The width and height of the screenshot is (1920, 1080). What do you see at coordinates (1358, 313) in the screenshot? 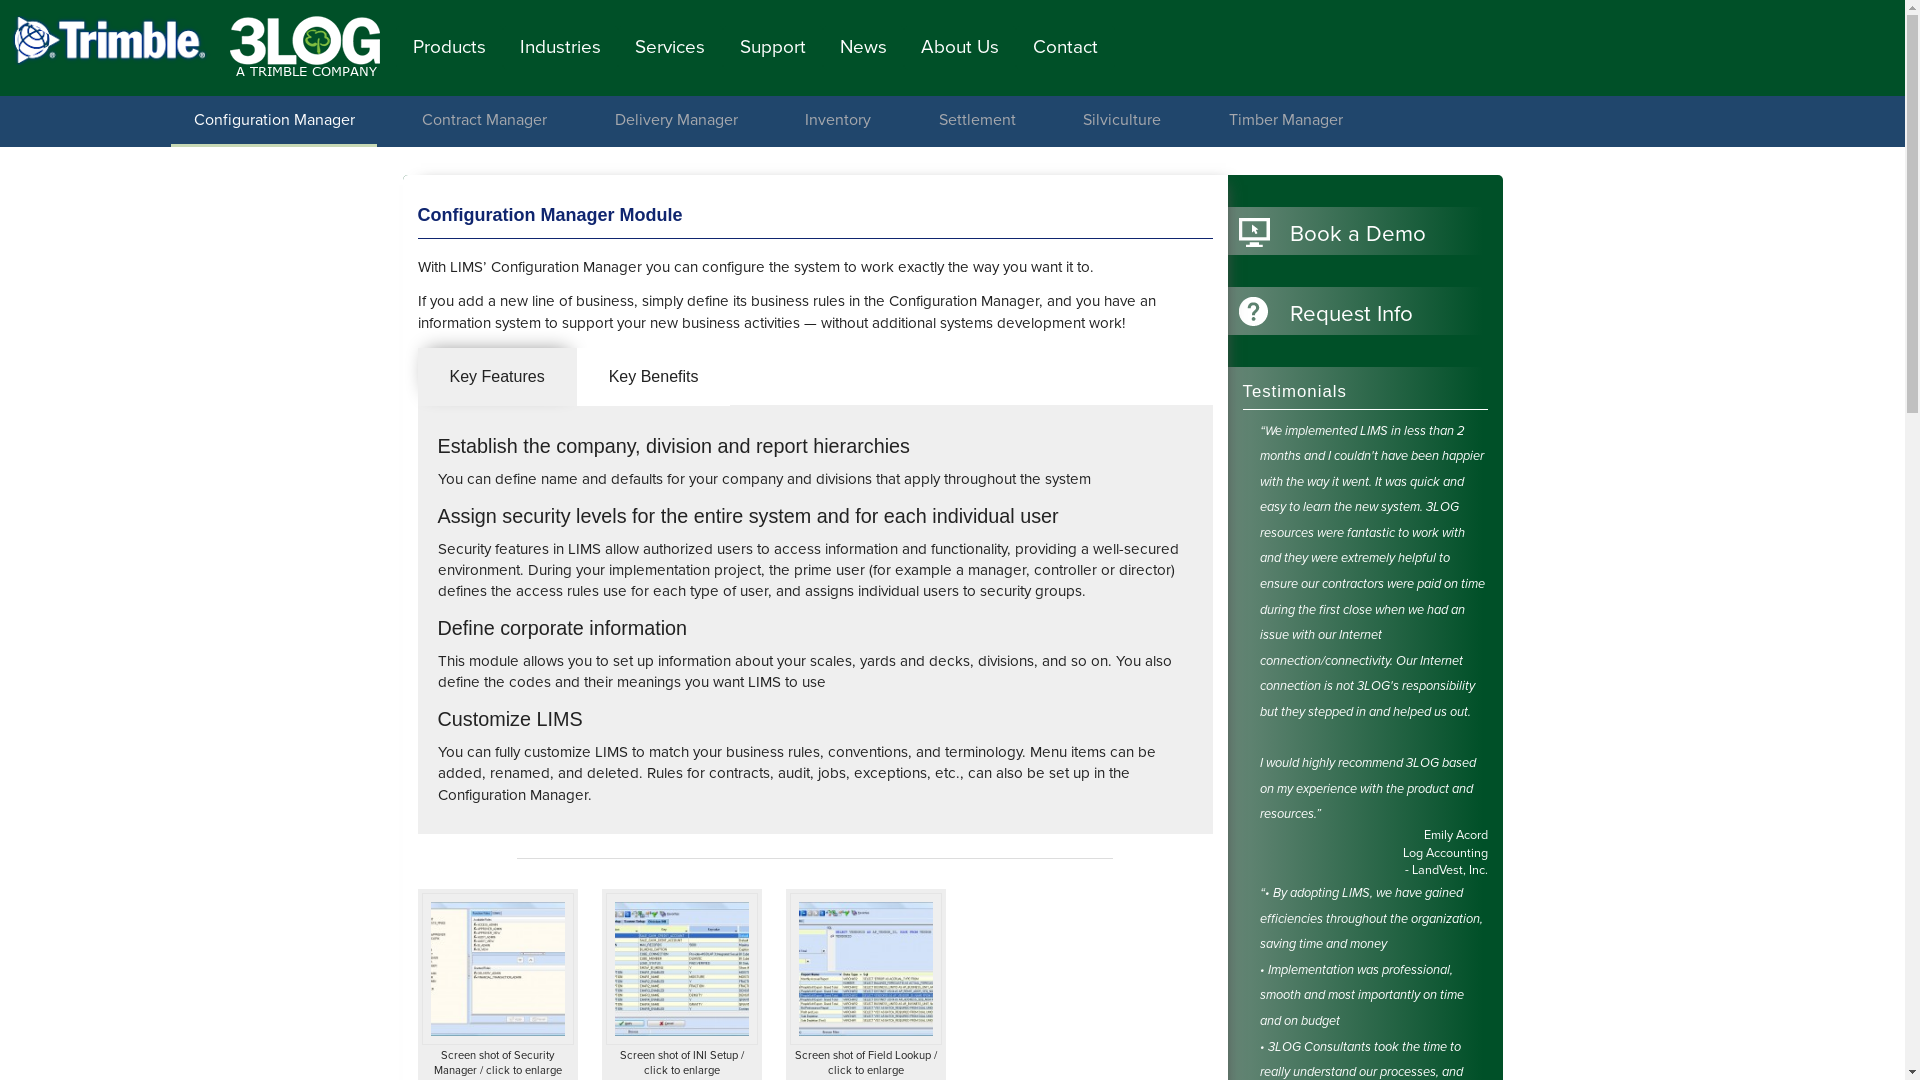
I see `'  Request Info'` at bounding box center [1358, 313].